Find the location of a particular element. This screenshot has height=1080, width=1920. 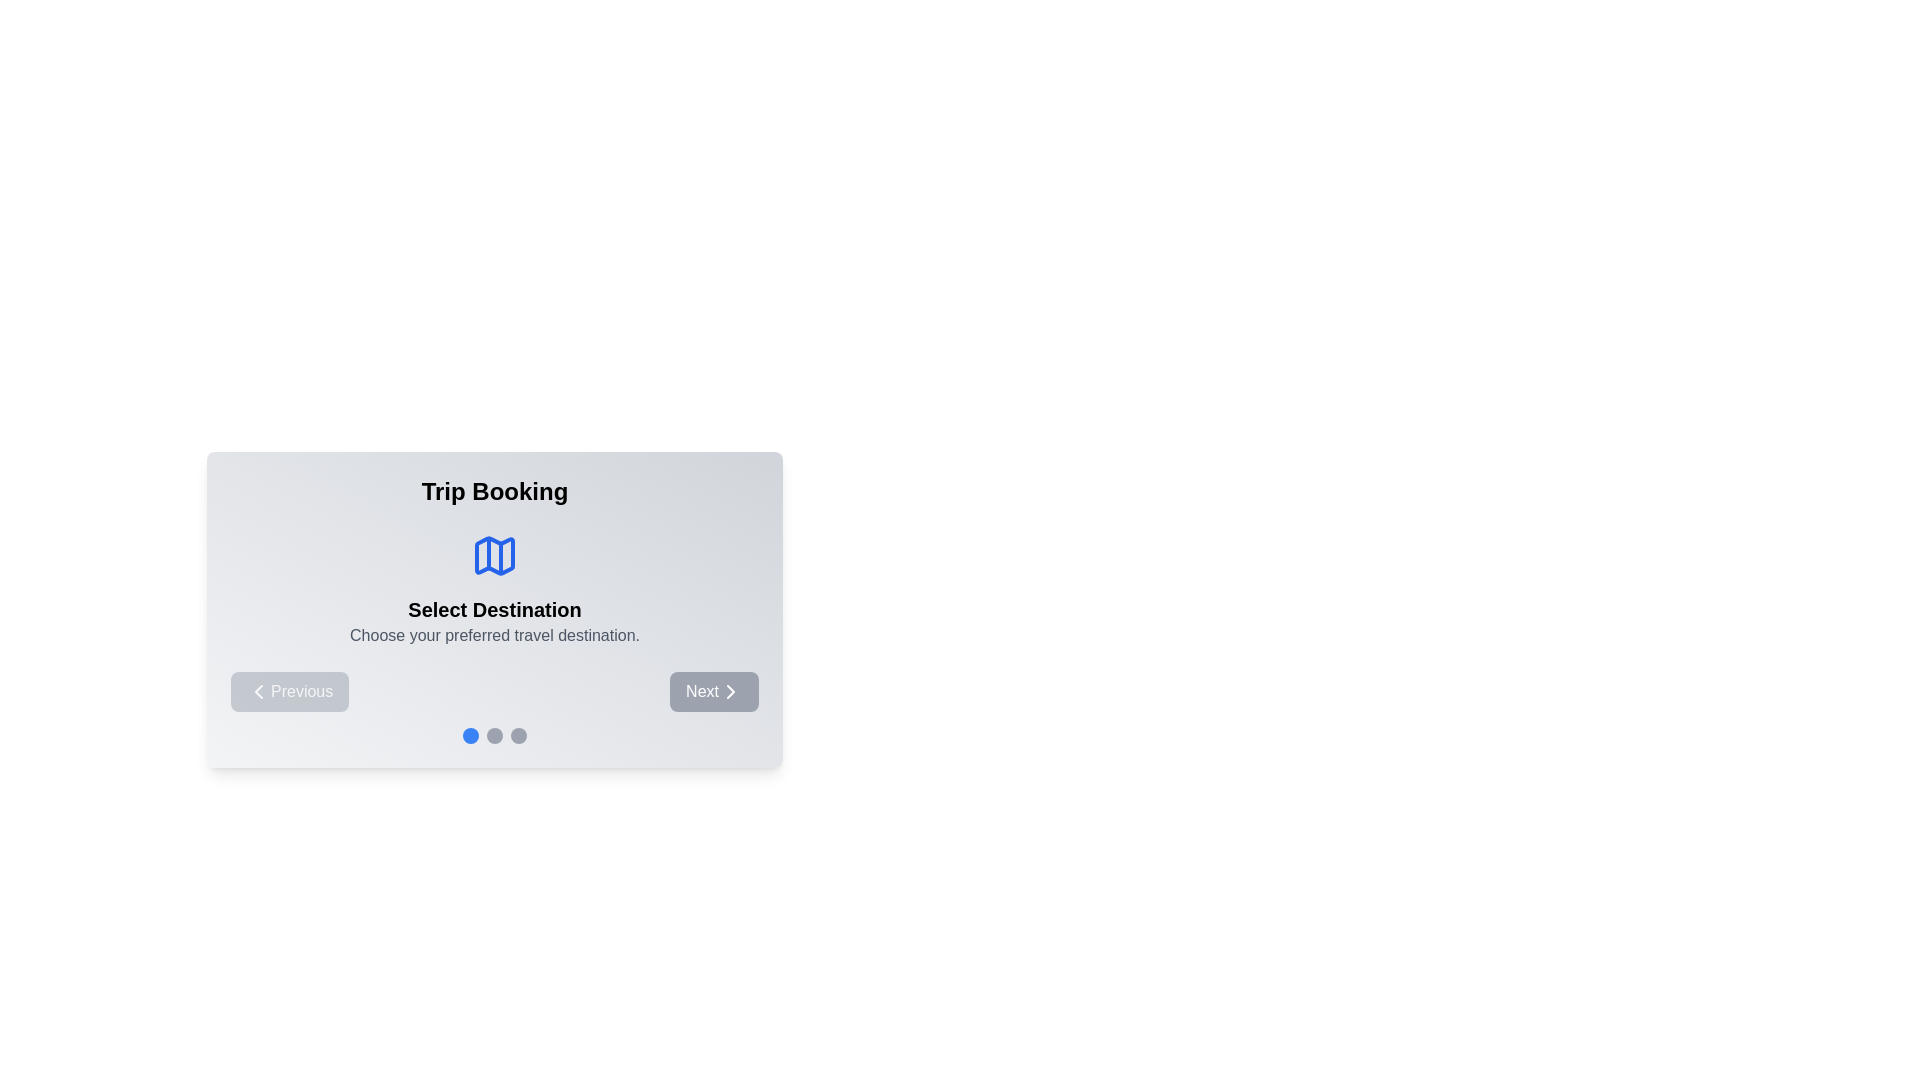

the third circular navigation indicator at the bottom center of the 'Trip Booking' card, which is filled with gray color is located at coordinates (518, 736).